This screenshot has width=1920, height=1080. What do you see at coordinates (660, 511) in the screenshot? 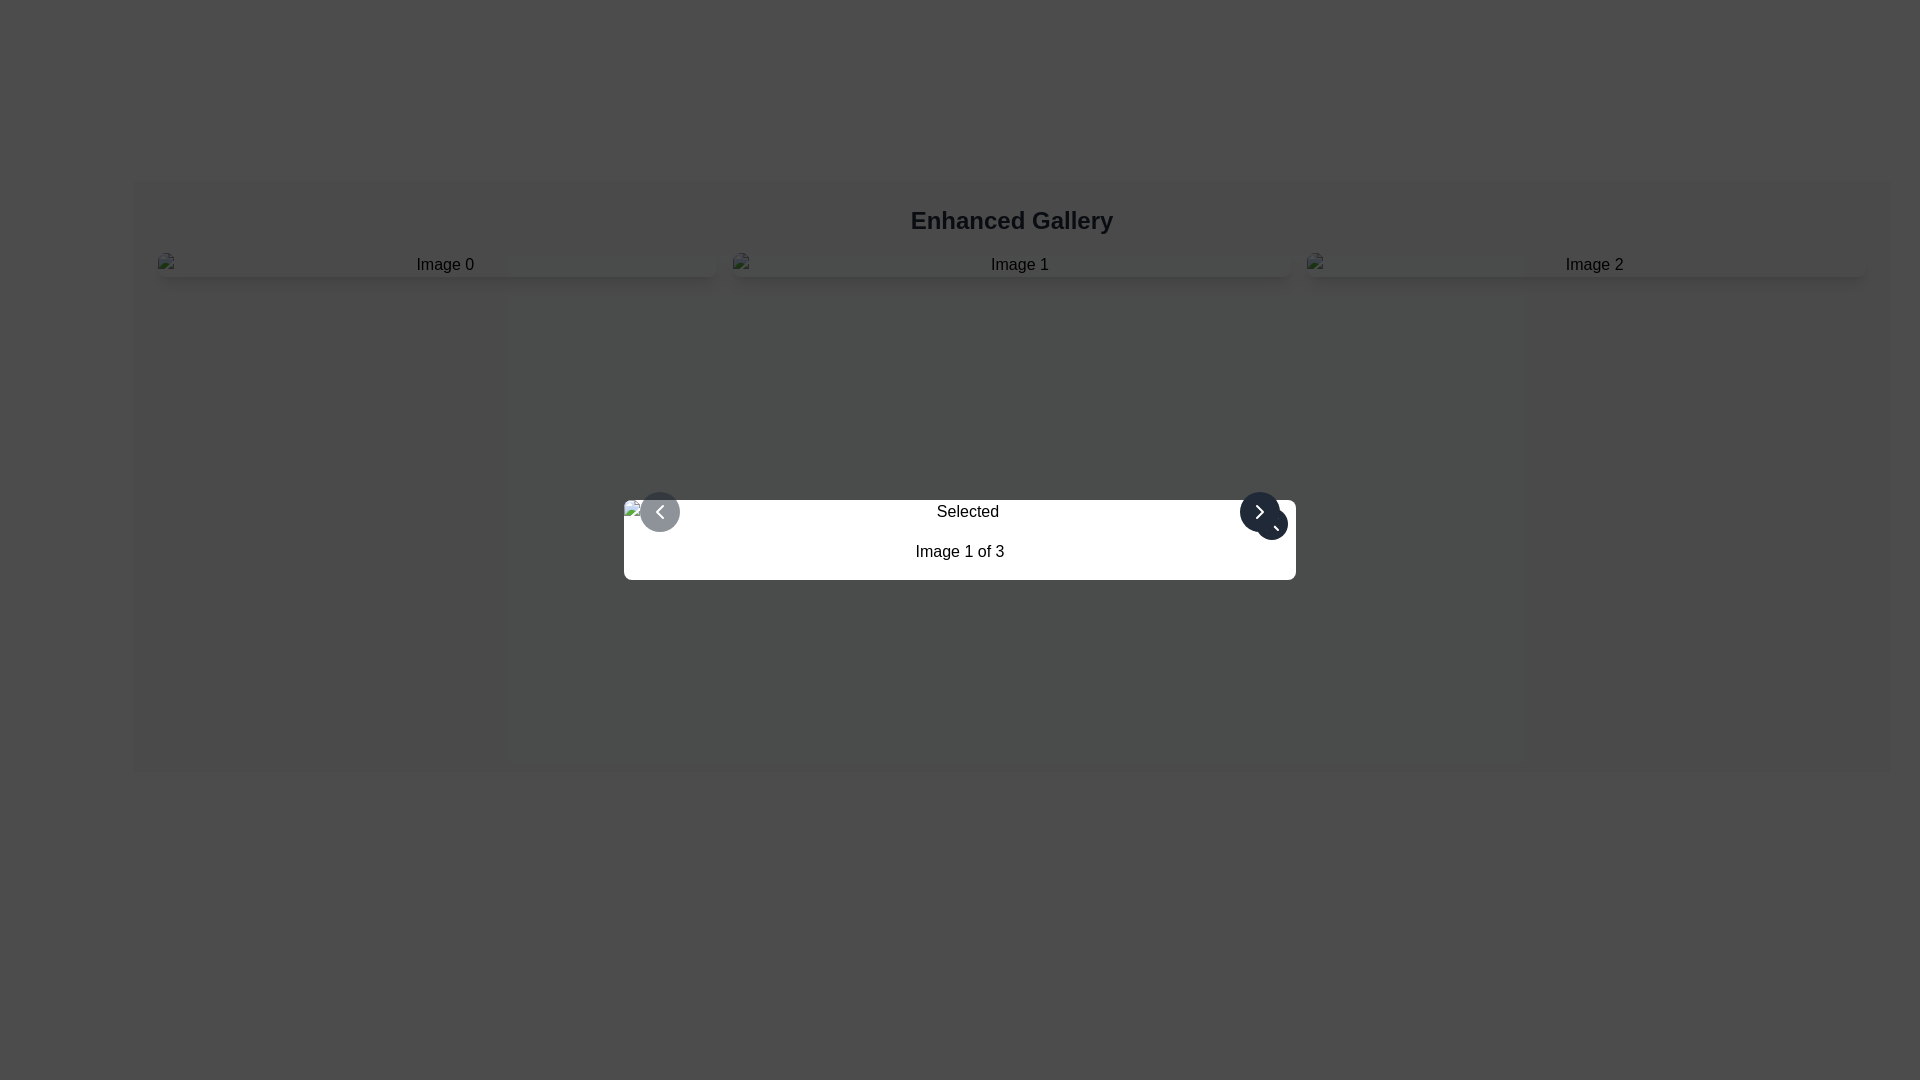
I see `the left circular button with a gray background and a white leftward arrow icon, positioned slightly to the left edge of the main interaction area` at bounding box center [660, 511].